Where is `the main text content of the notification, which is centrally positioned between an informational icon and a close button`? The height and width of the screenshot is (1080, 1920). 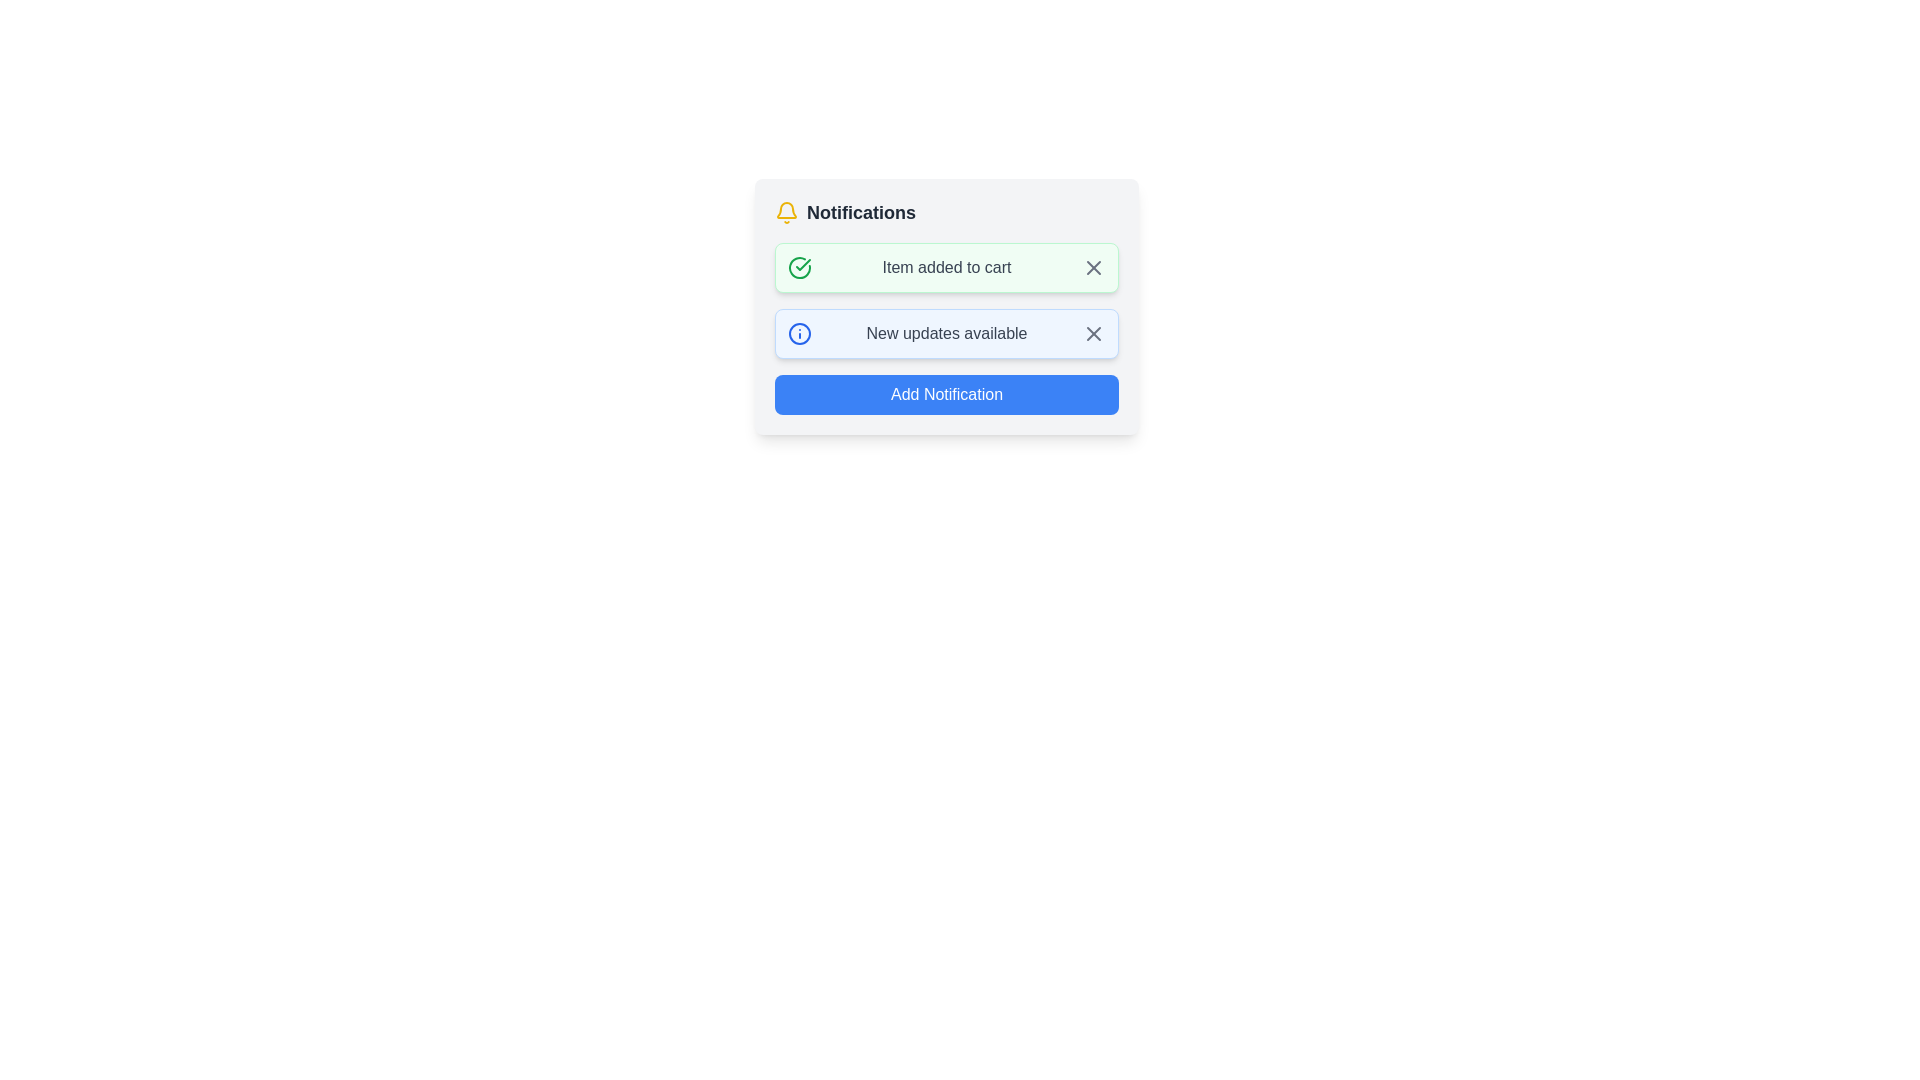 the main text content of the notification, which is centrally positioned between an informational icon and a close button is located at coordinates (945, 333).